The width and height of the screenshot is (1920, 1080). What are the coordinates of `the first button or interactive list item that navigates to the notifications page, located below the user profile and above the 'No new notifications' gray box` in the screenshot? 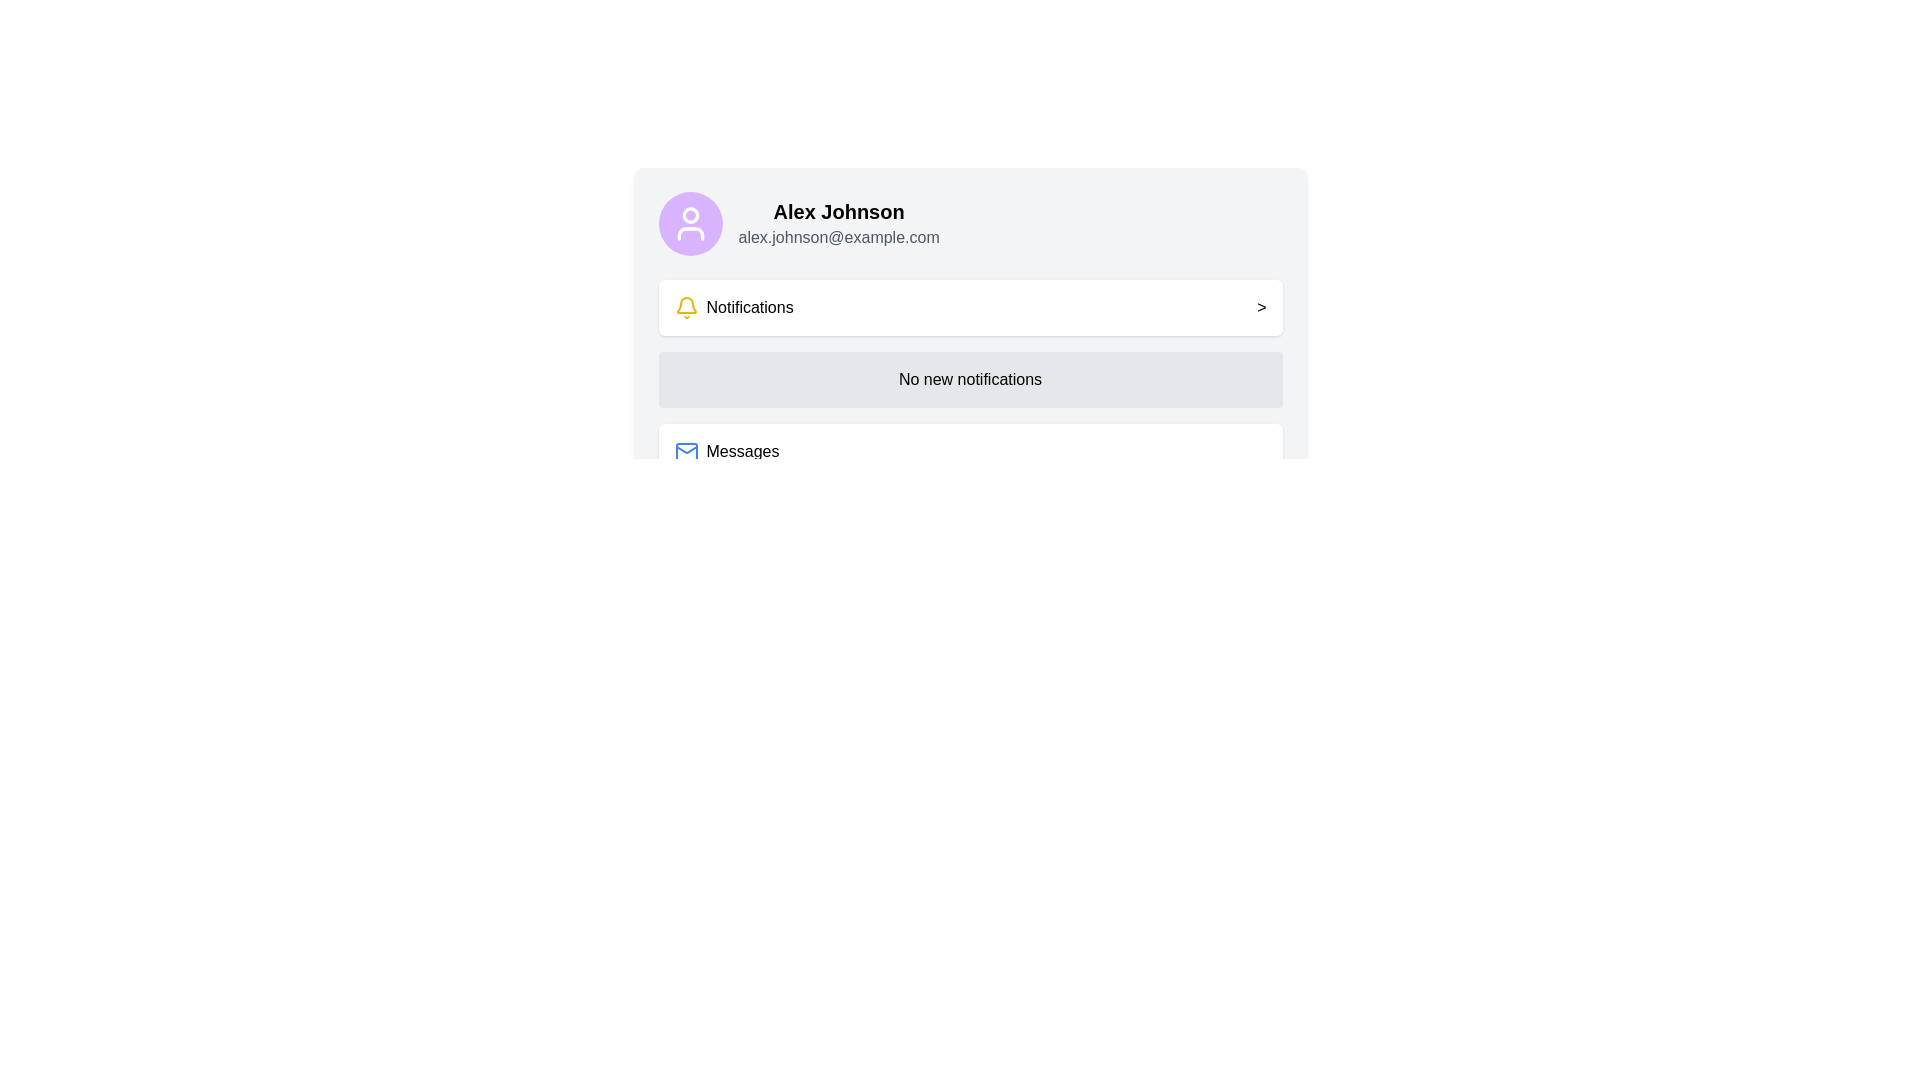 It's located at (970, 308).